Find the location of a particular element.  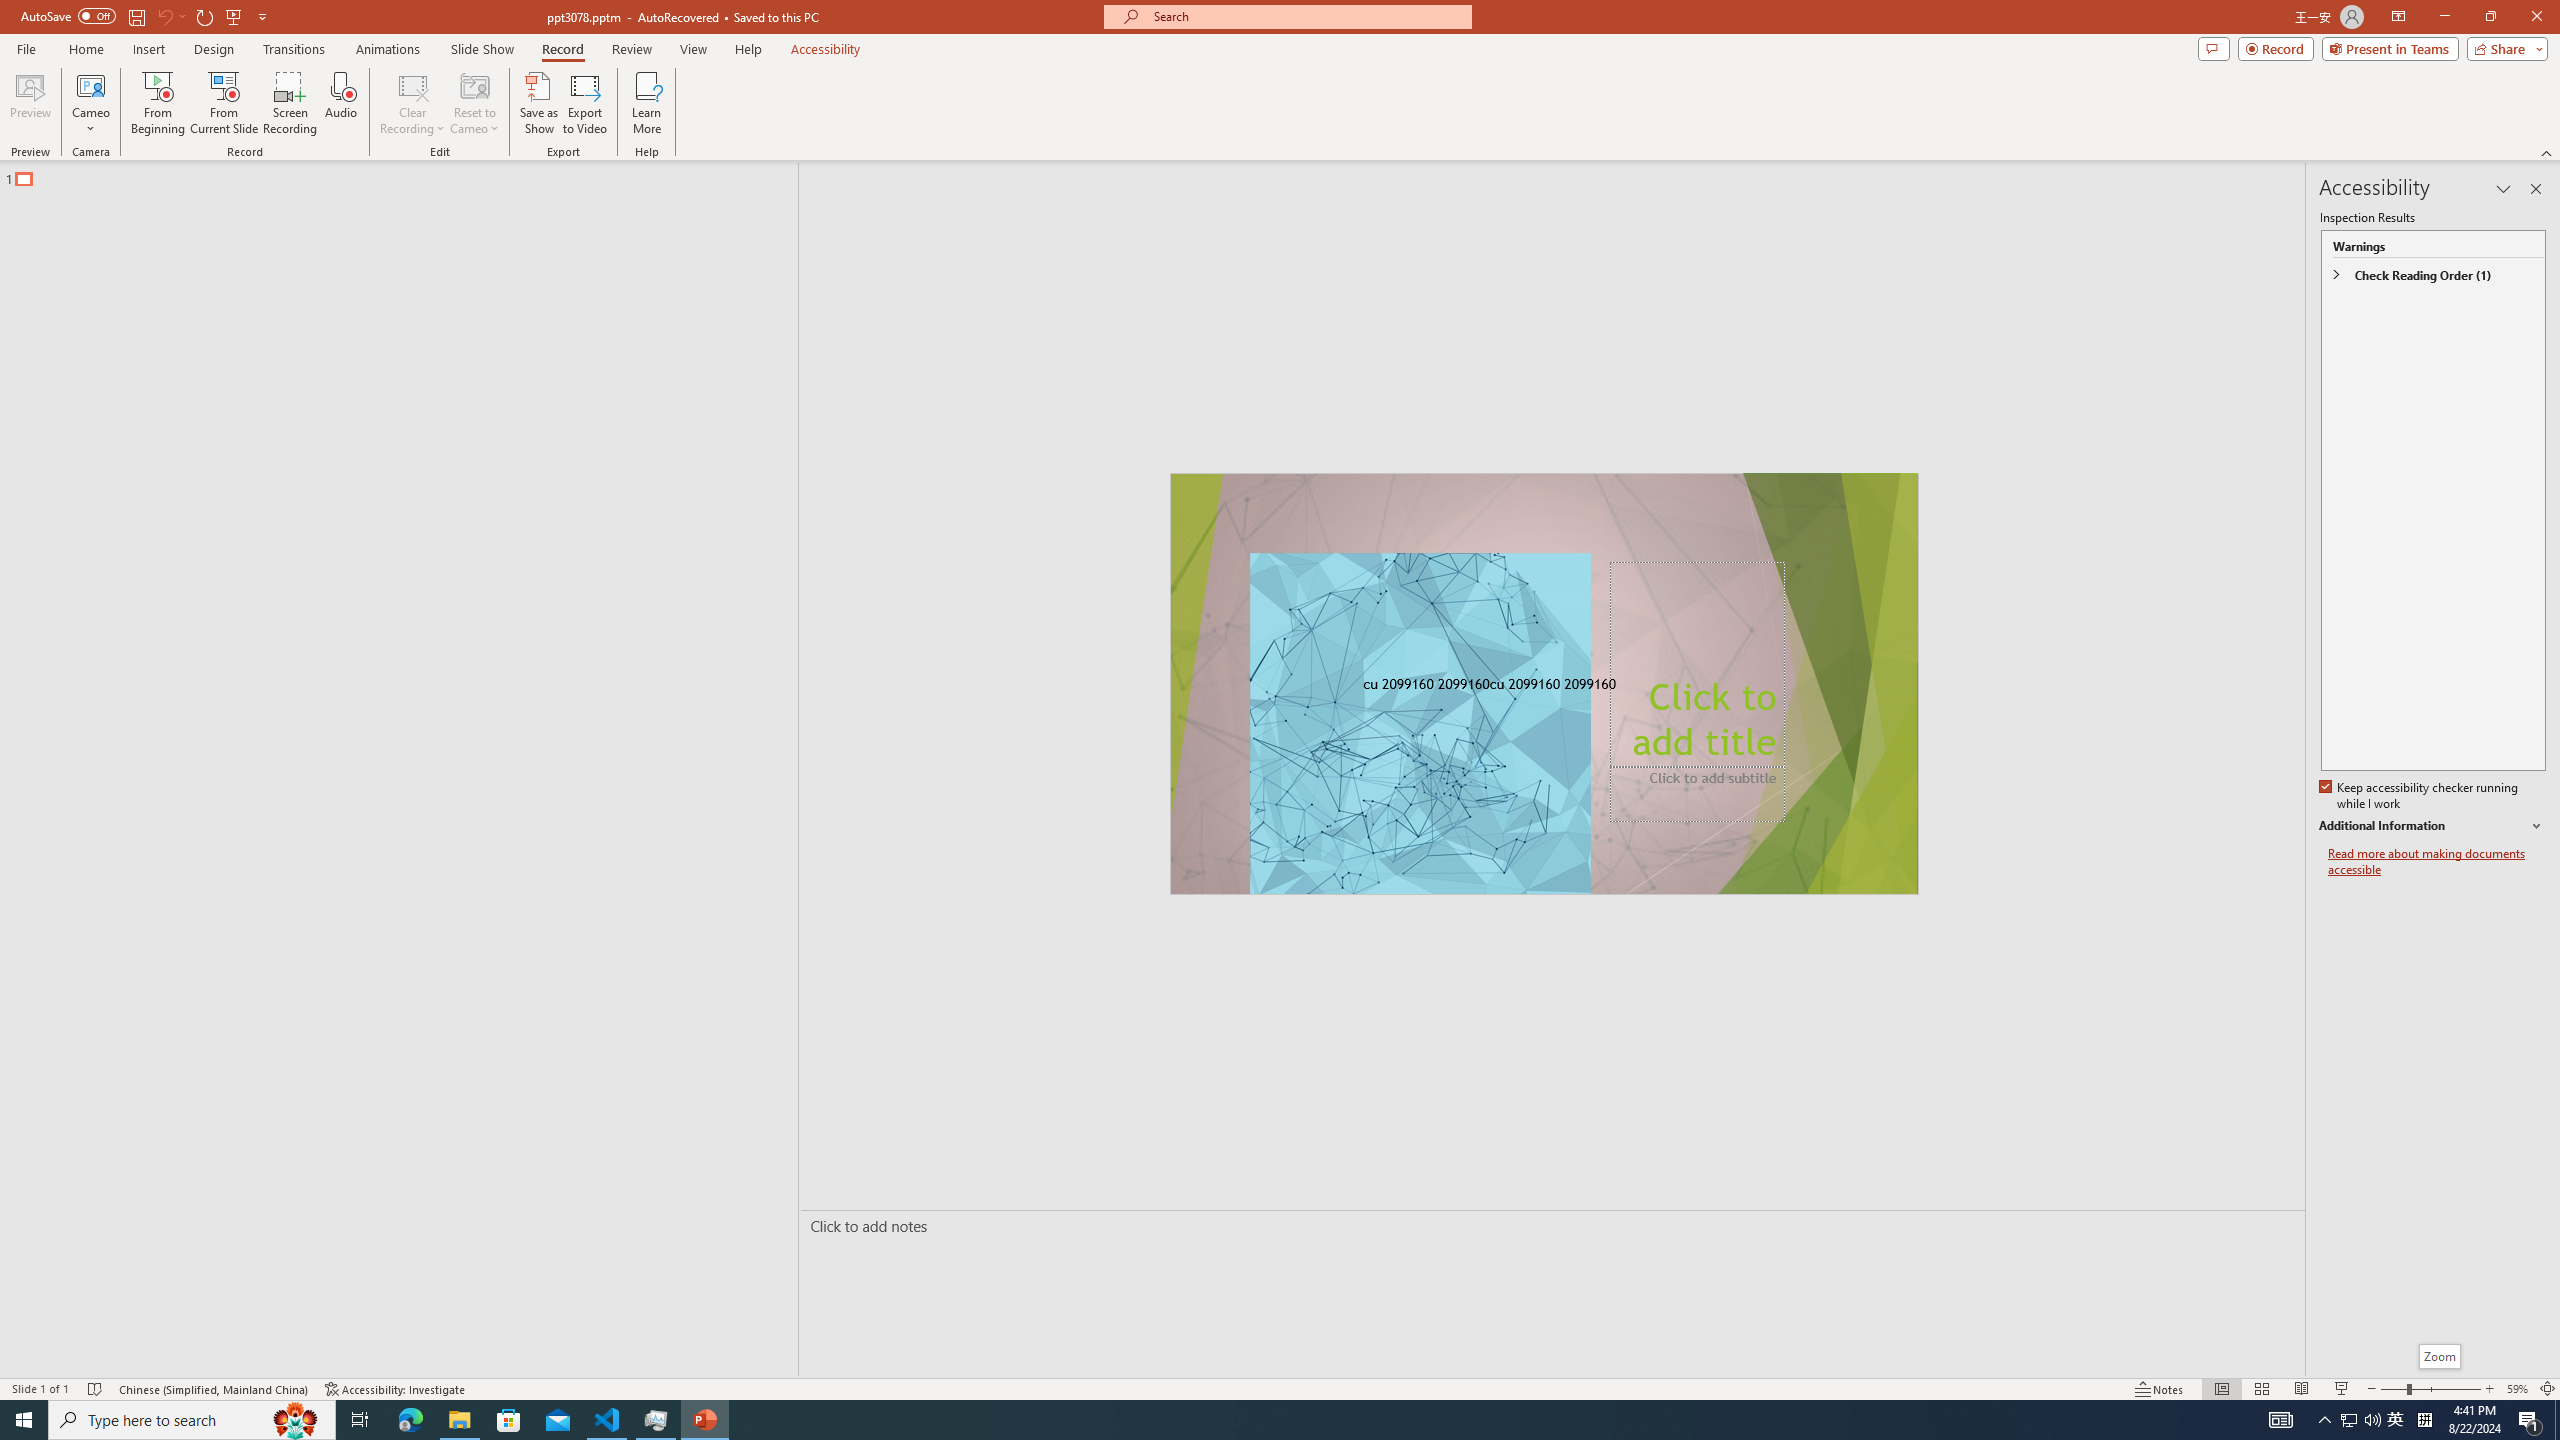

'Zoom 59%' is located at coordinates (2516, 1389).